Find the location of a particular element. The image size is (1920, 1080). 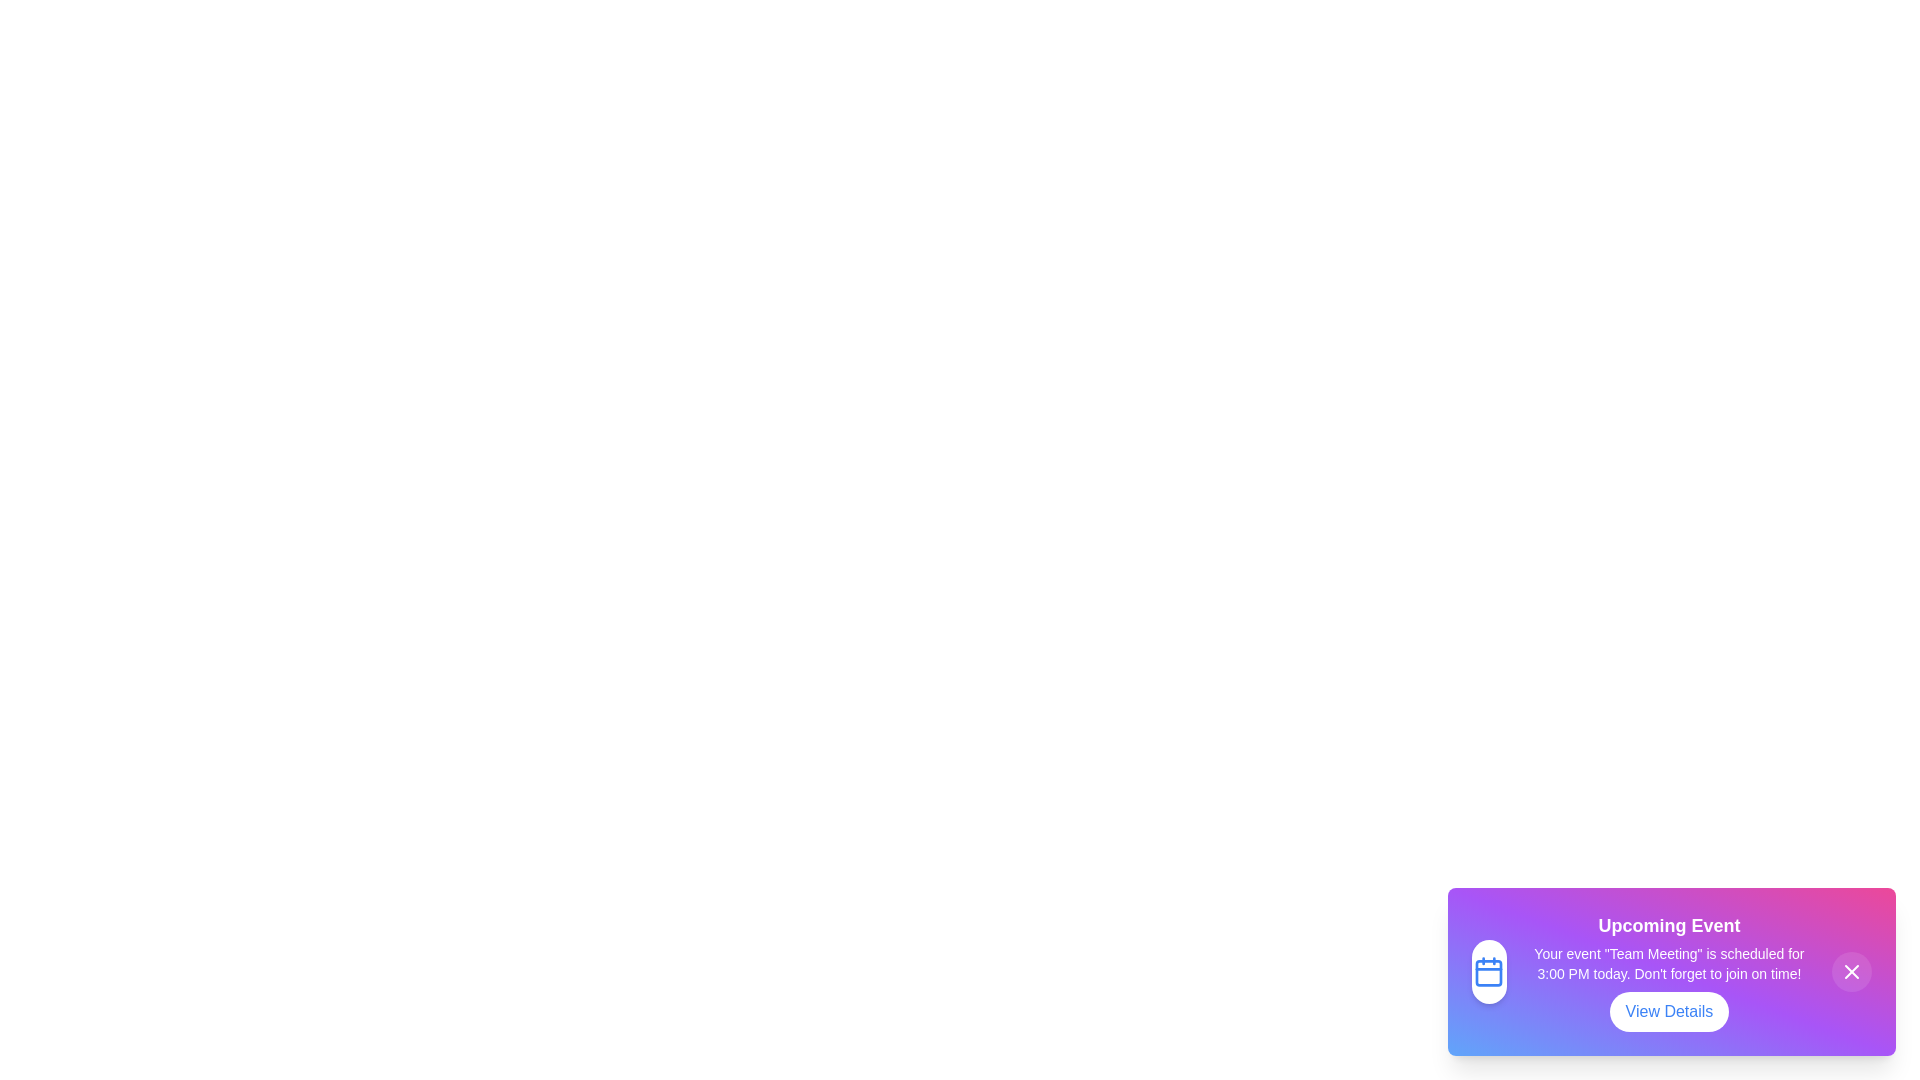

the 'View Details' button to view the notification details is located at coordinates (1669, 1011).